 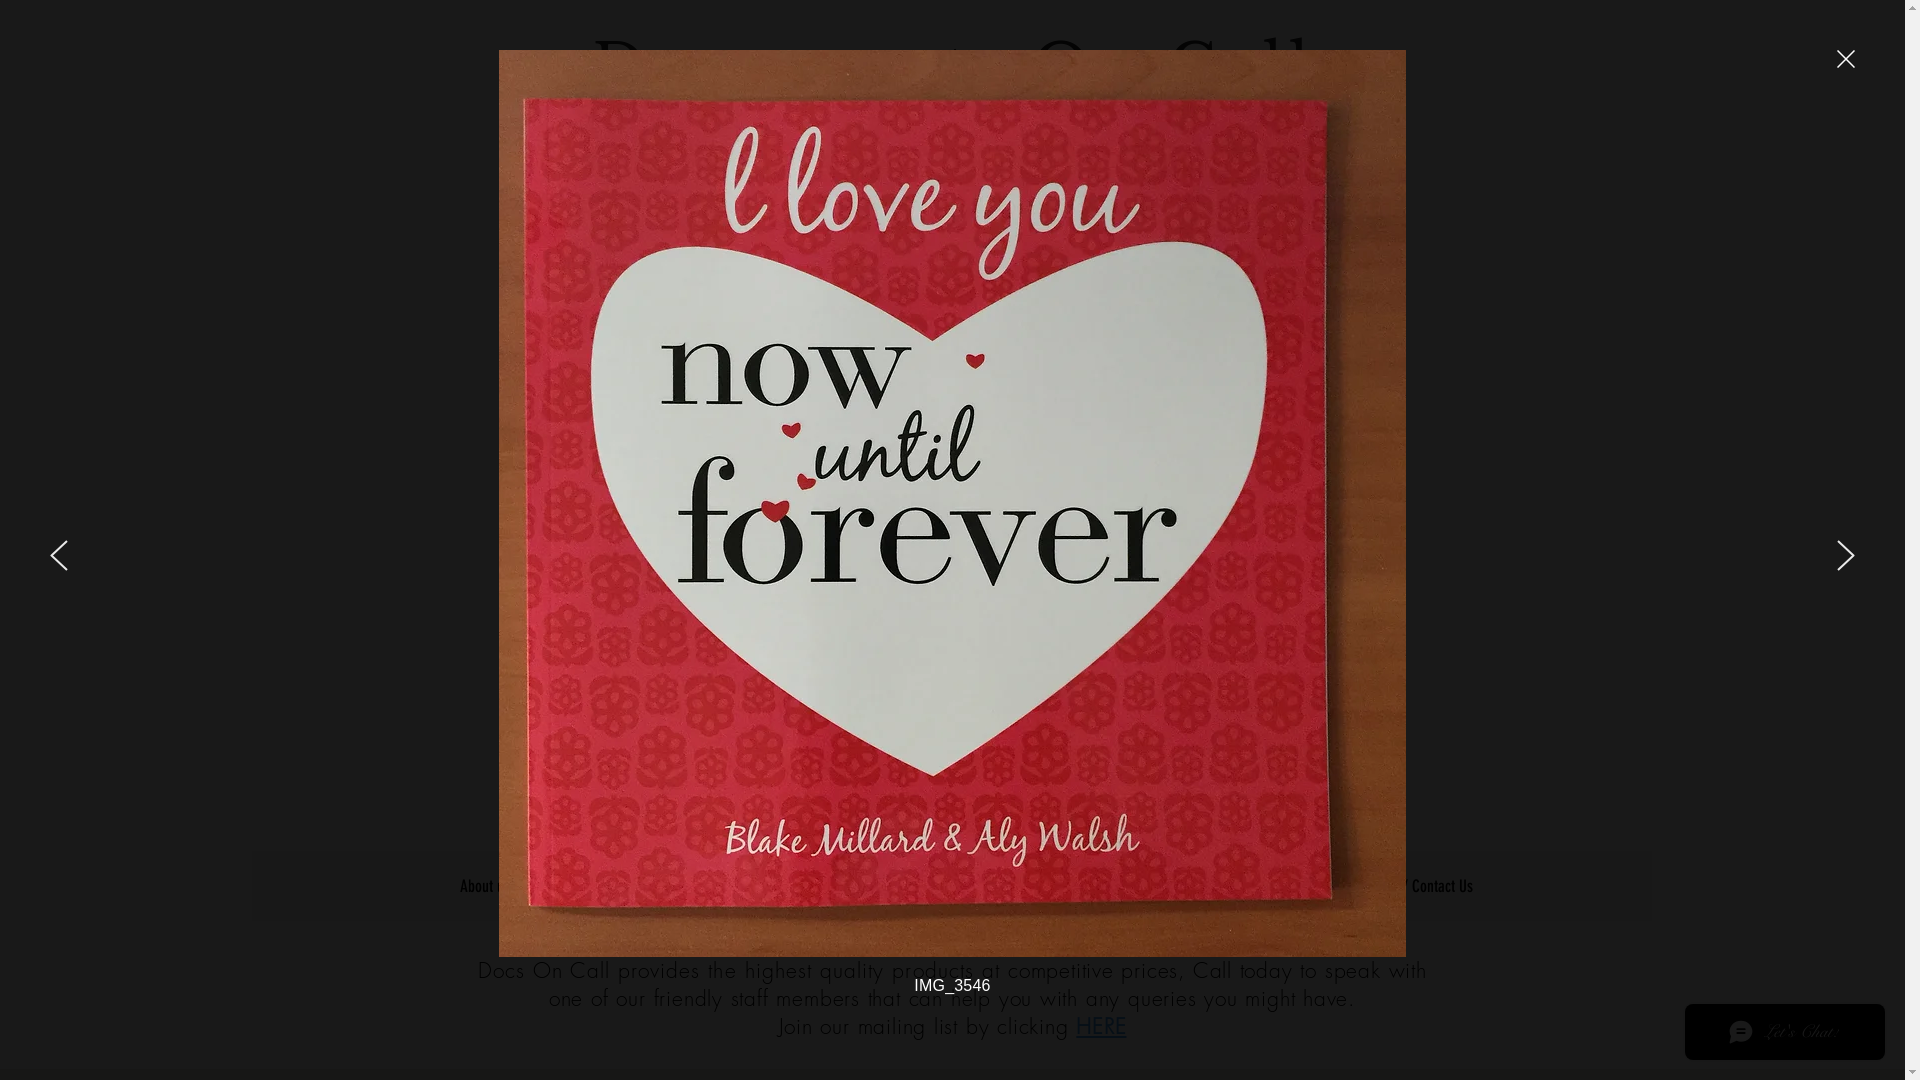 I want to click on 'About us', so click(x=251, y=883).